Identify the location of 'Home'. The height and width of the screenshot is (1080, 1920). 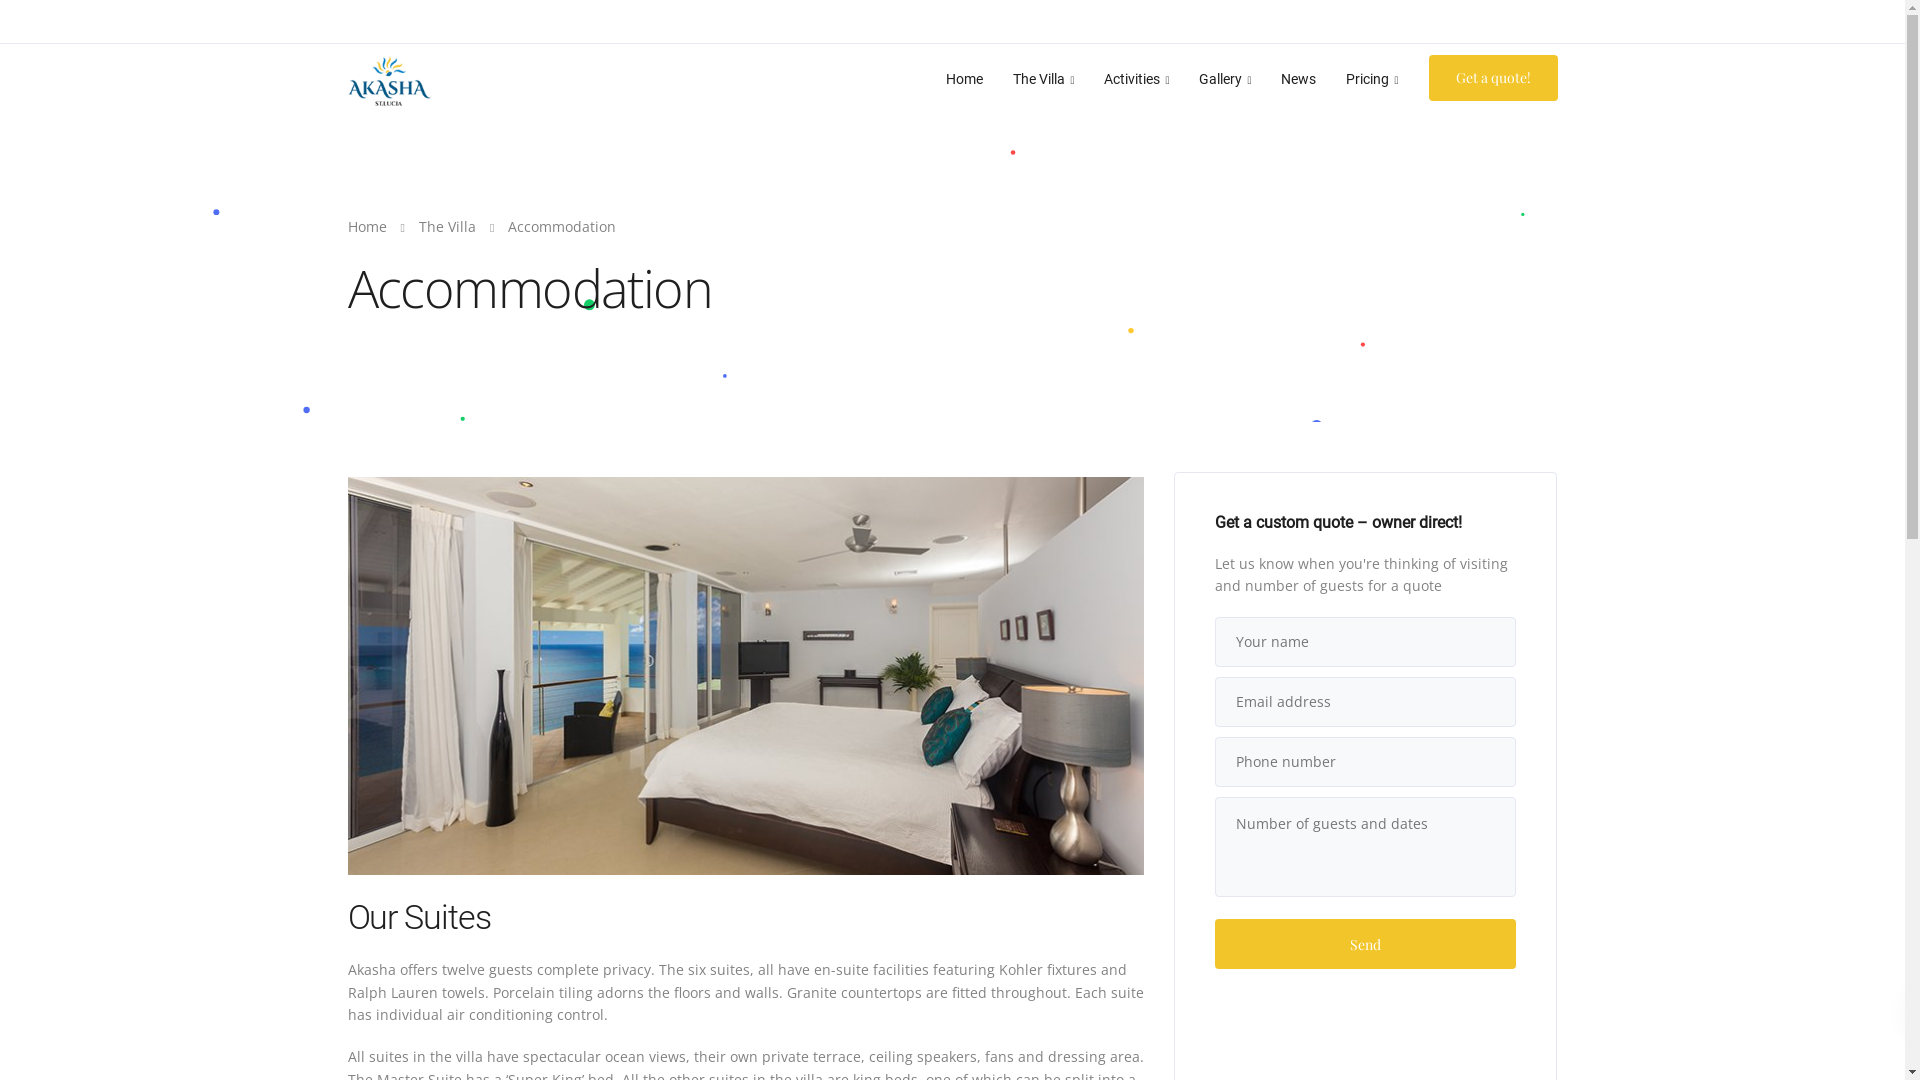
(367, 225).